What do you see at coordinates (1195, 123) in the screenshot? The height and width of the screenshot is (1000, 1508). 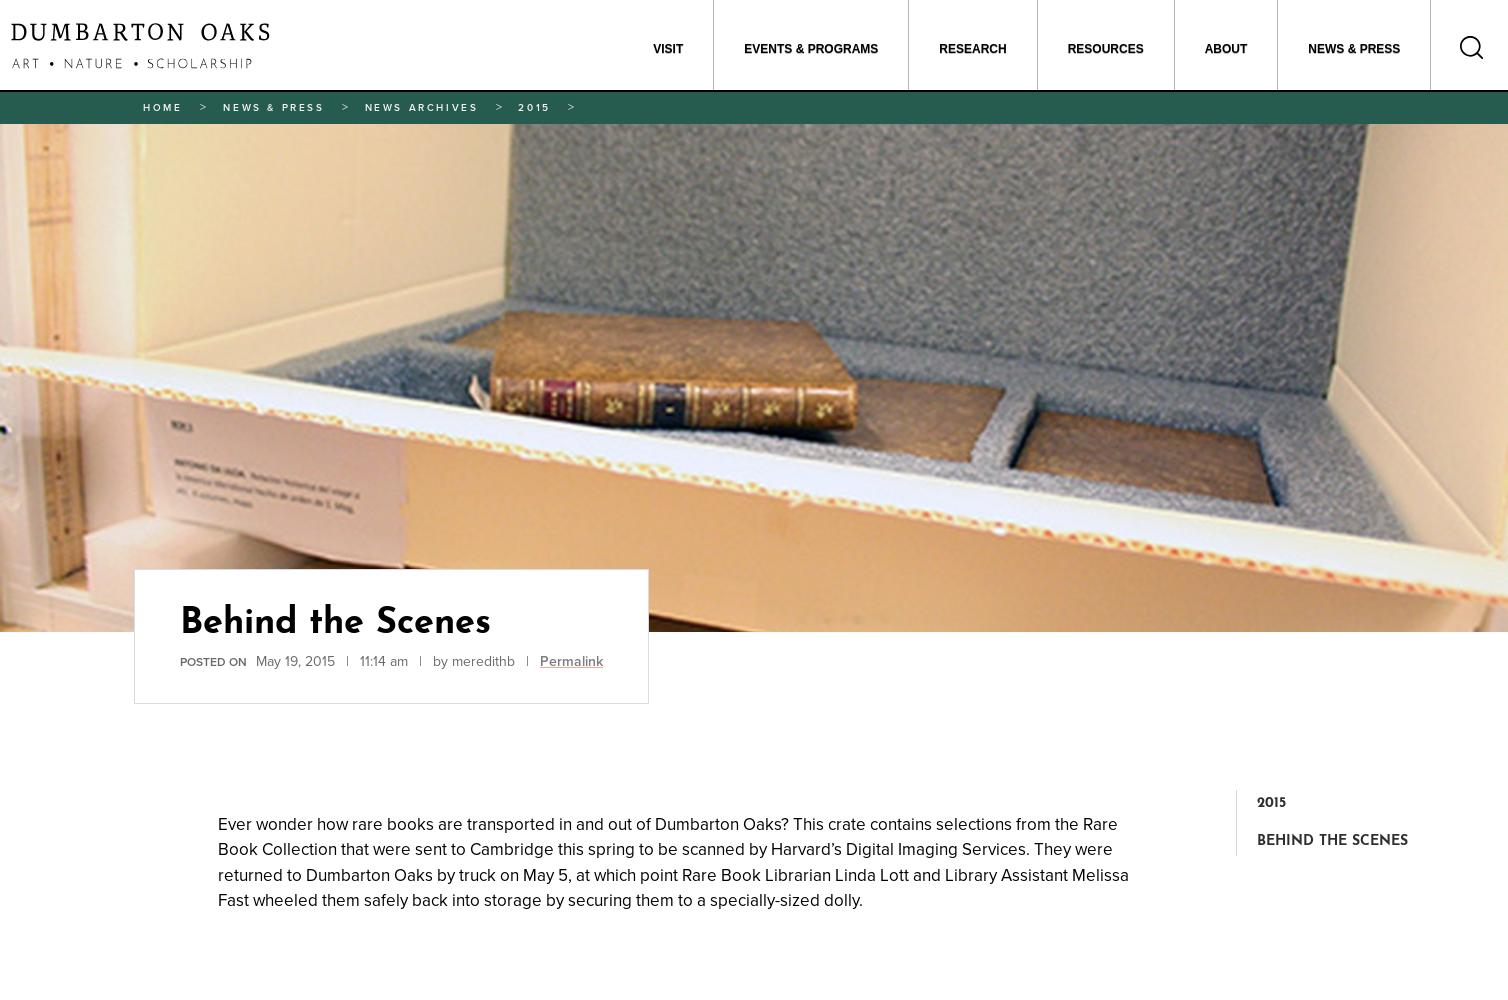 I see `'Pre-Columbian Studies'` at bounding box center [1195, 123].